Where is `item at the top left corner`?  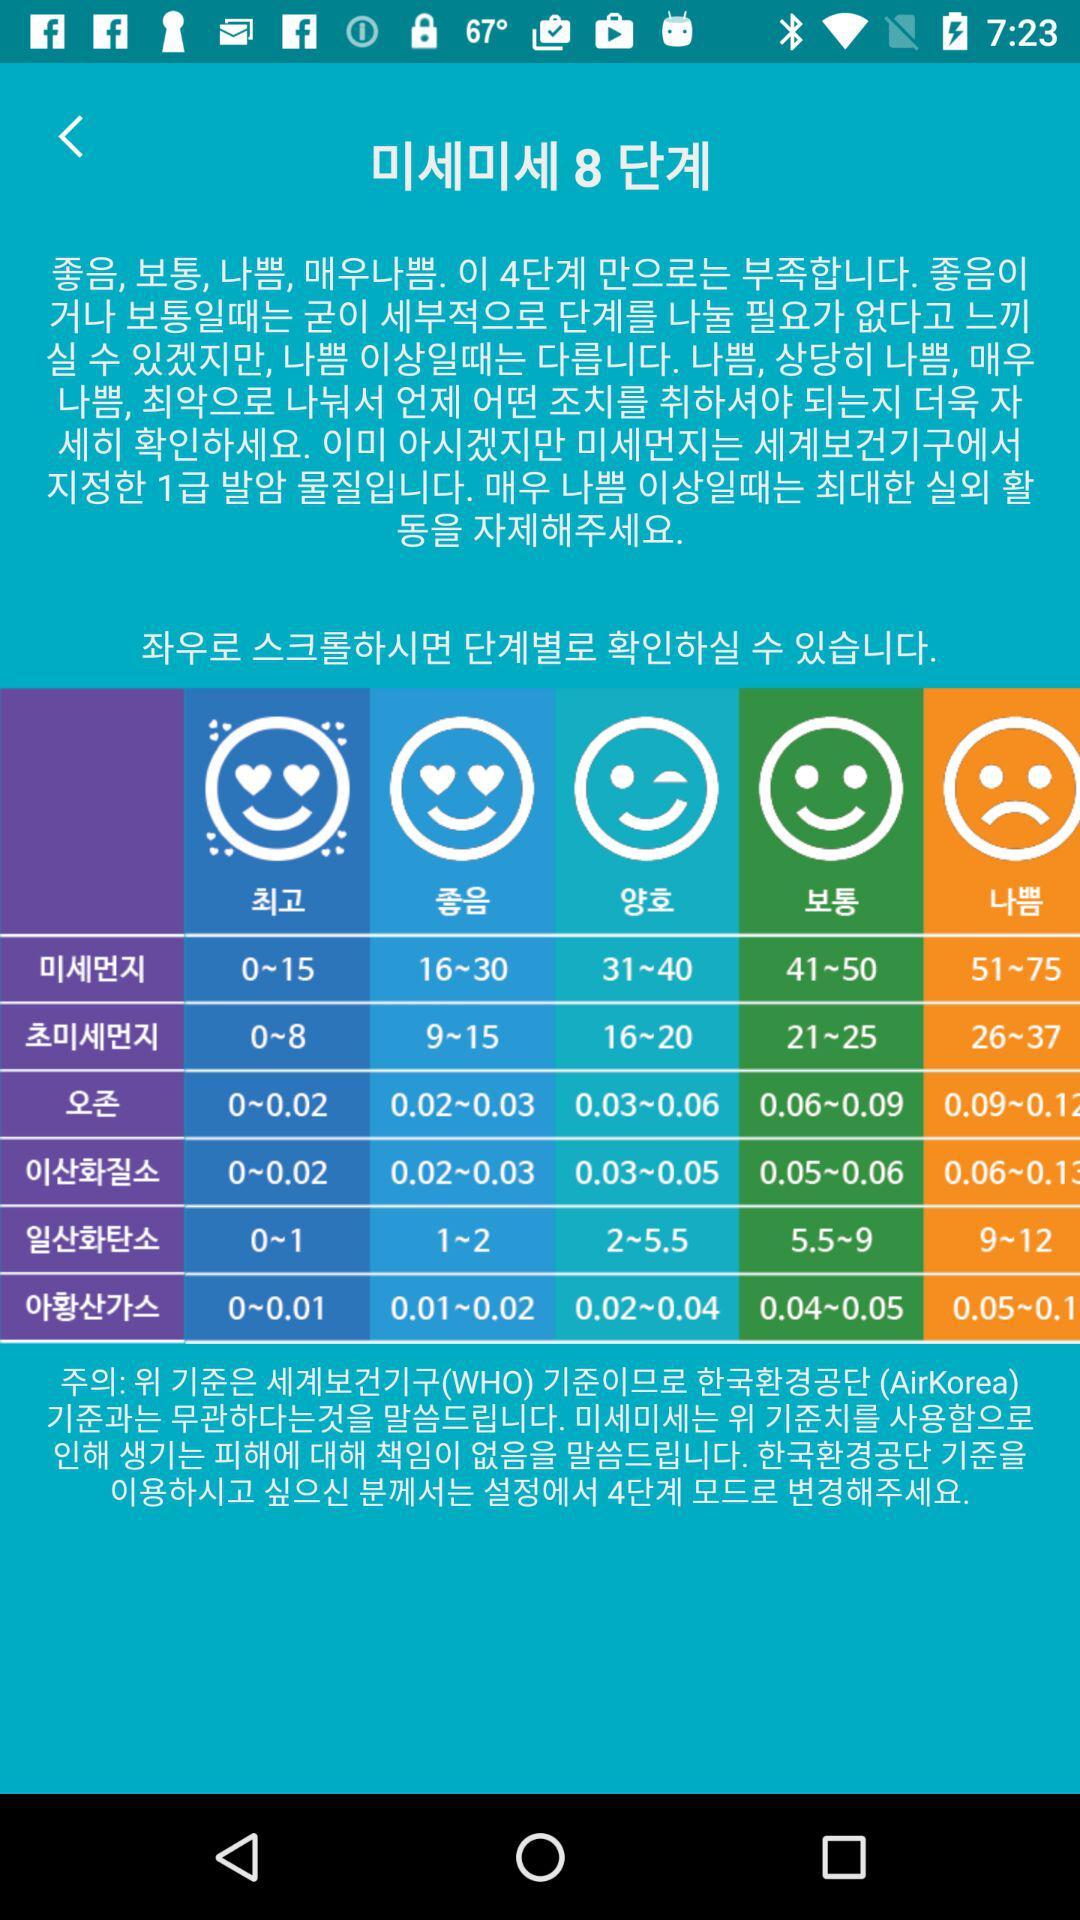 item at the top left corner is located at coordinates (72, 135).